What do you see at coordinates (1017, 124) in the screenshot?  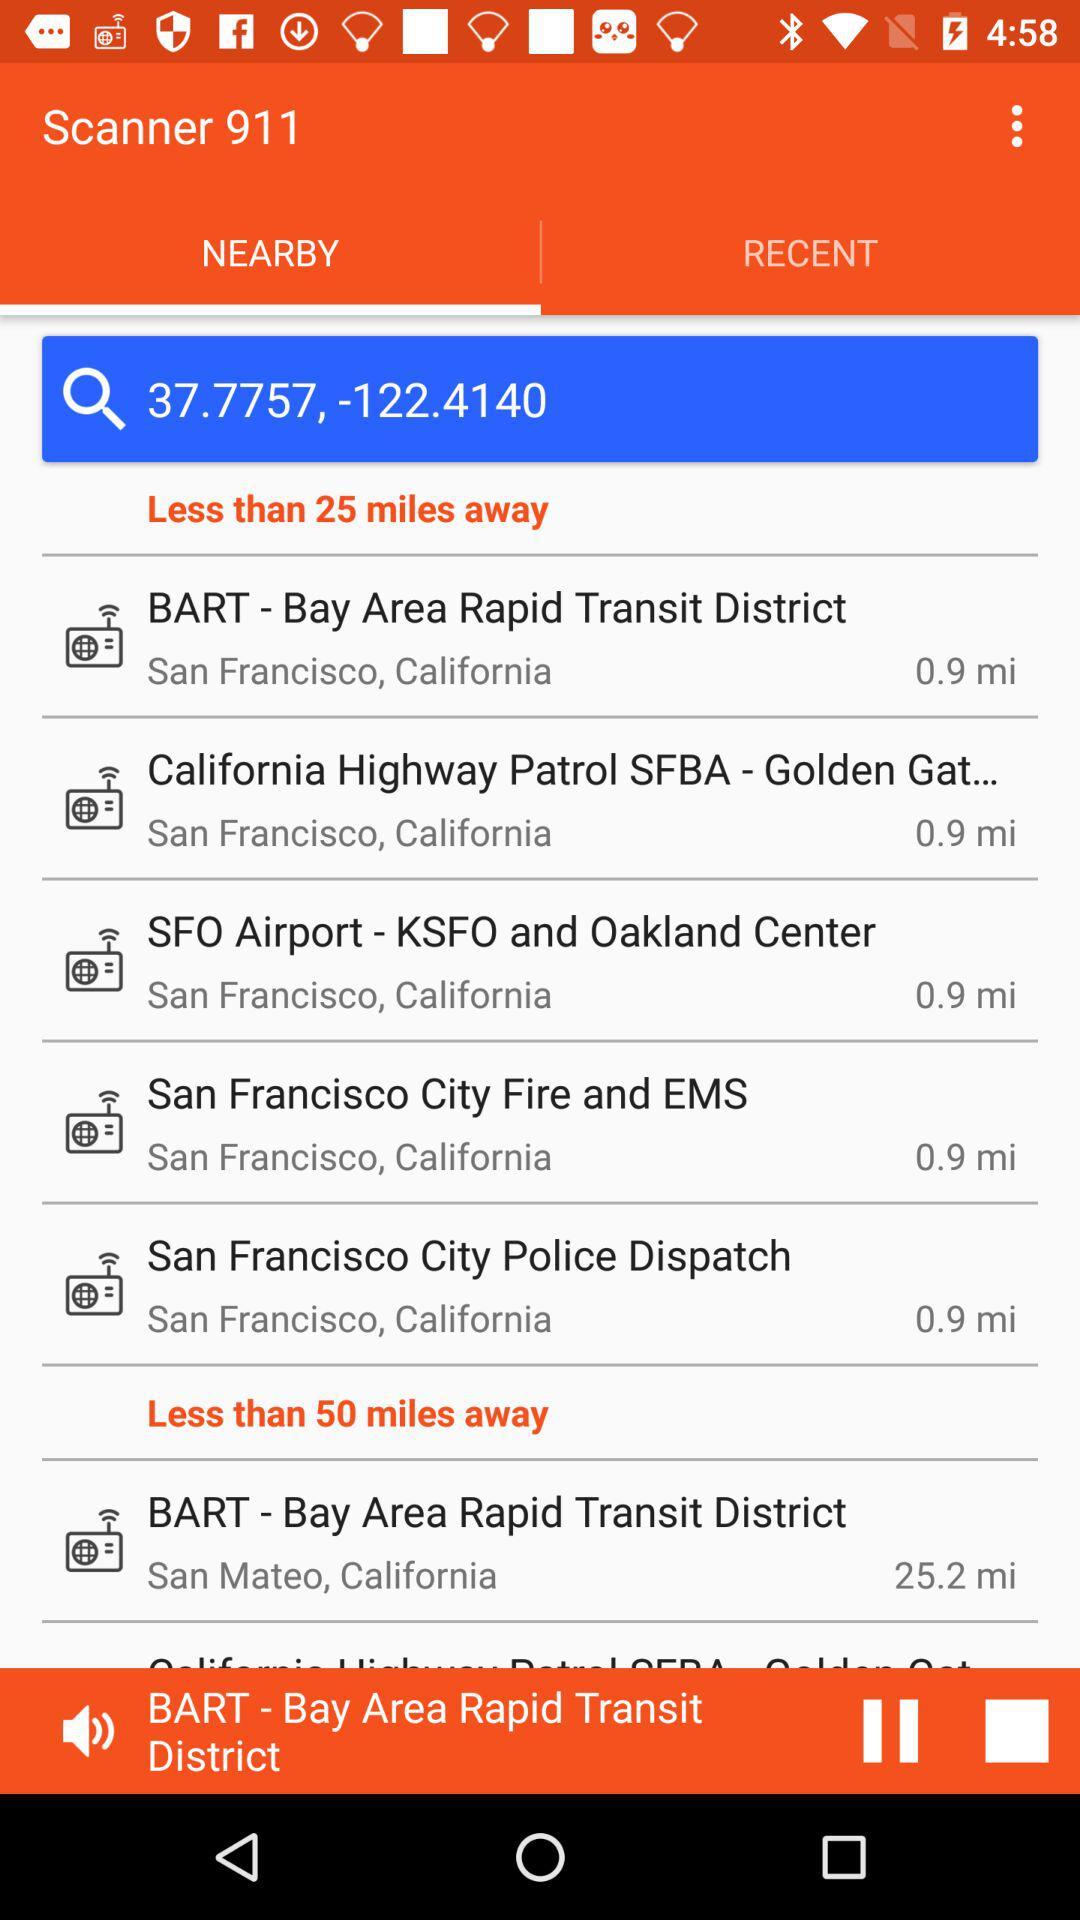 I see `button to enter in the setting` at bounding box center [1017, 124].